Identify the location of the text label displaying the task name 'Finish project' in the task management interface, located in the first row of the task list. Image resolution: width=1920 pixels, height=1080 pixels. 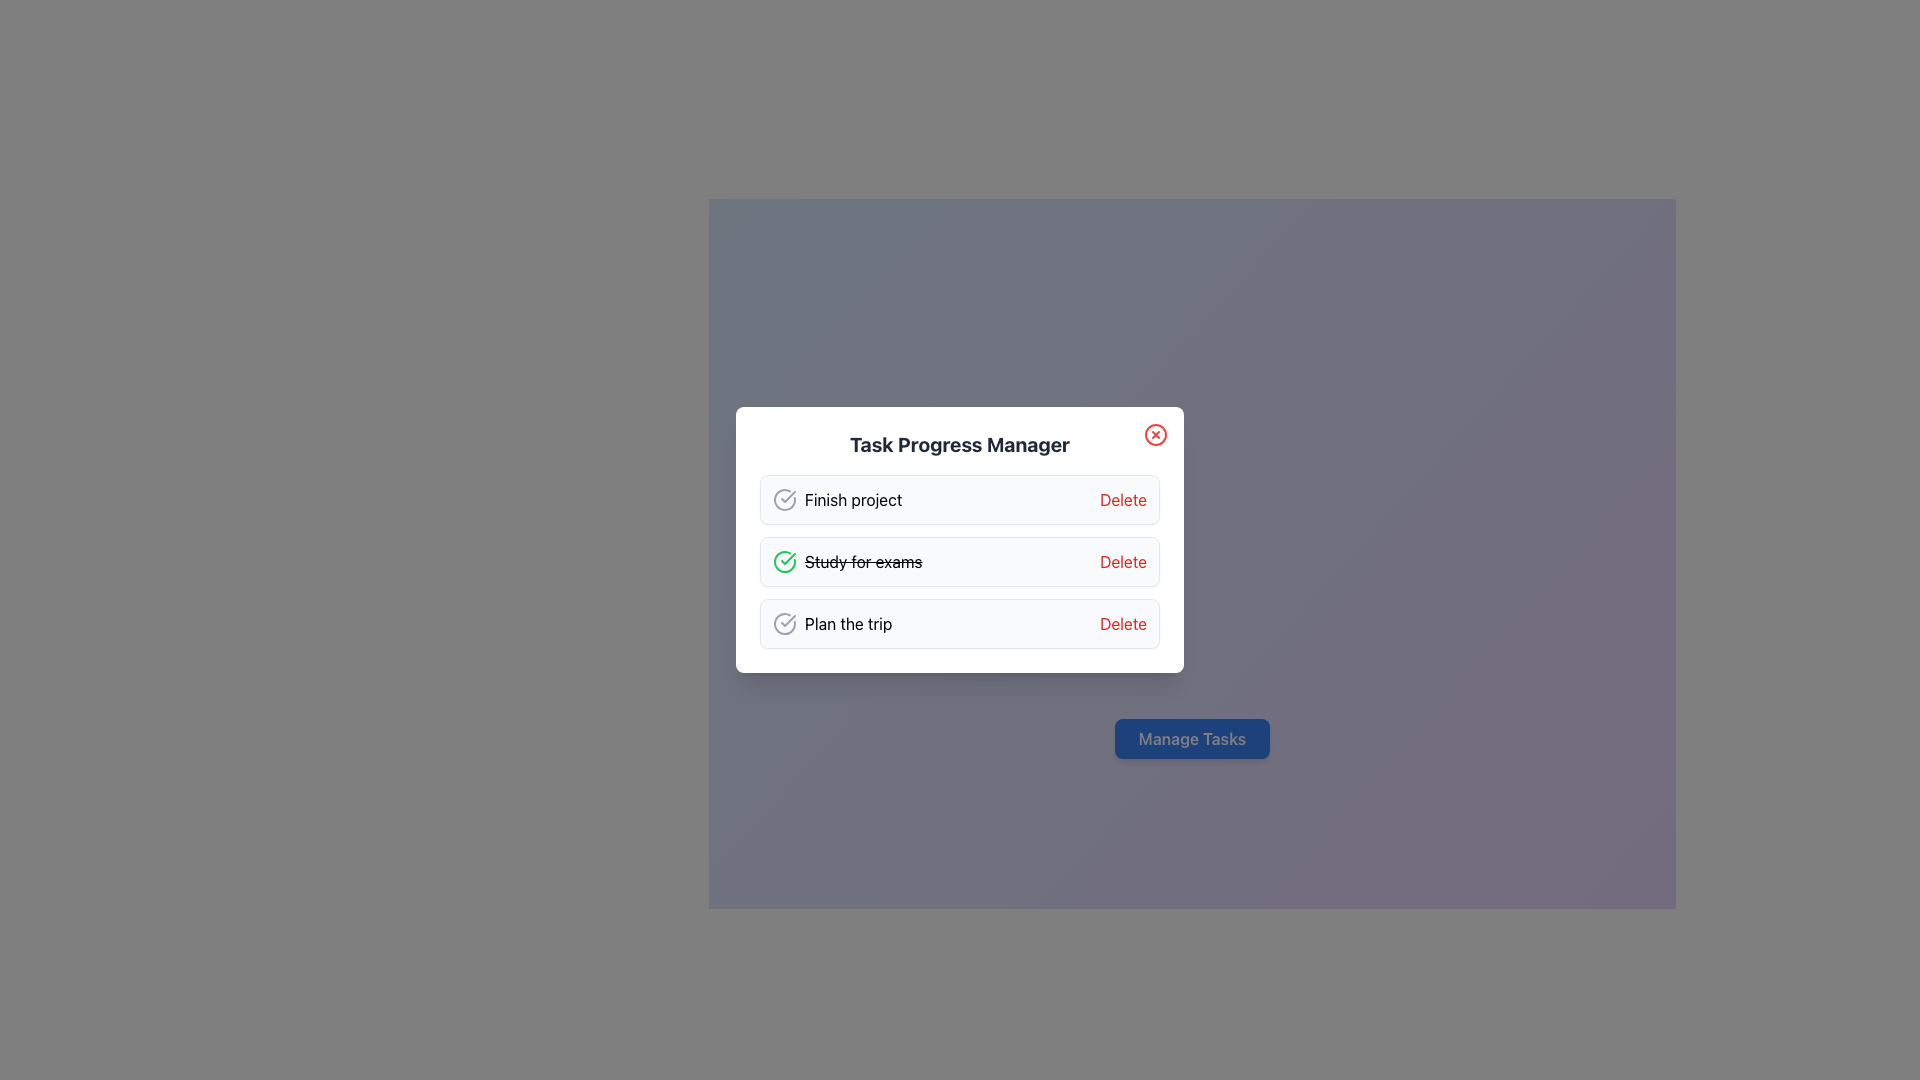
(853, 499).